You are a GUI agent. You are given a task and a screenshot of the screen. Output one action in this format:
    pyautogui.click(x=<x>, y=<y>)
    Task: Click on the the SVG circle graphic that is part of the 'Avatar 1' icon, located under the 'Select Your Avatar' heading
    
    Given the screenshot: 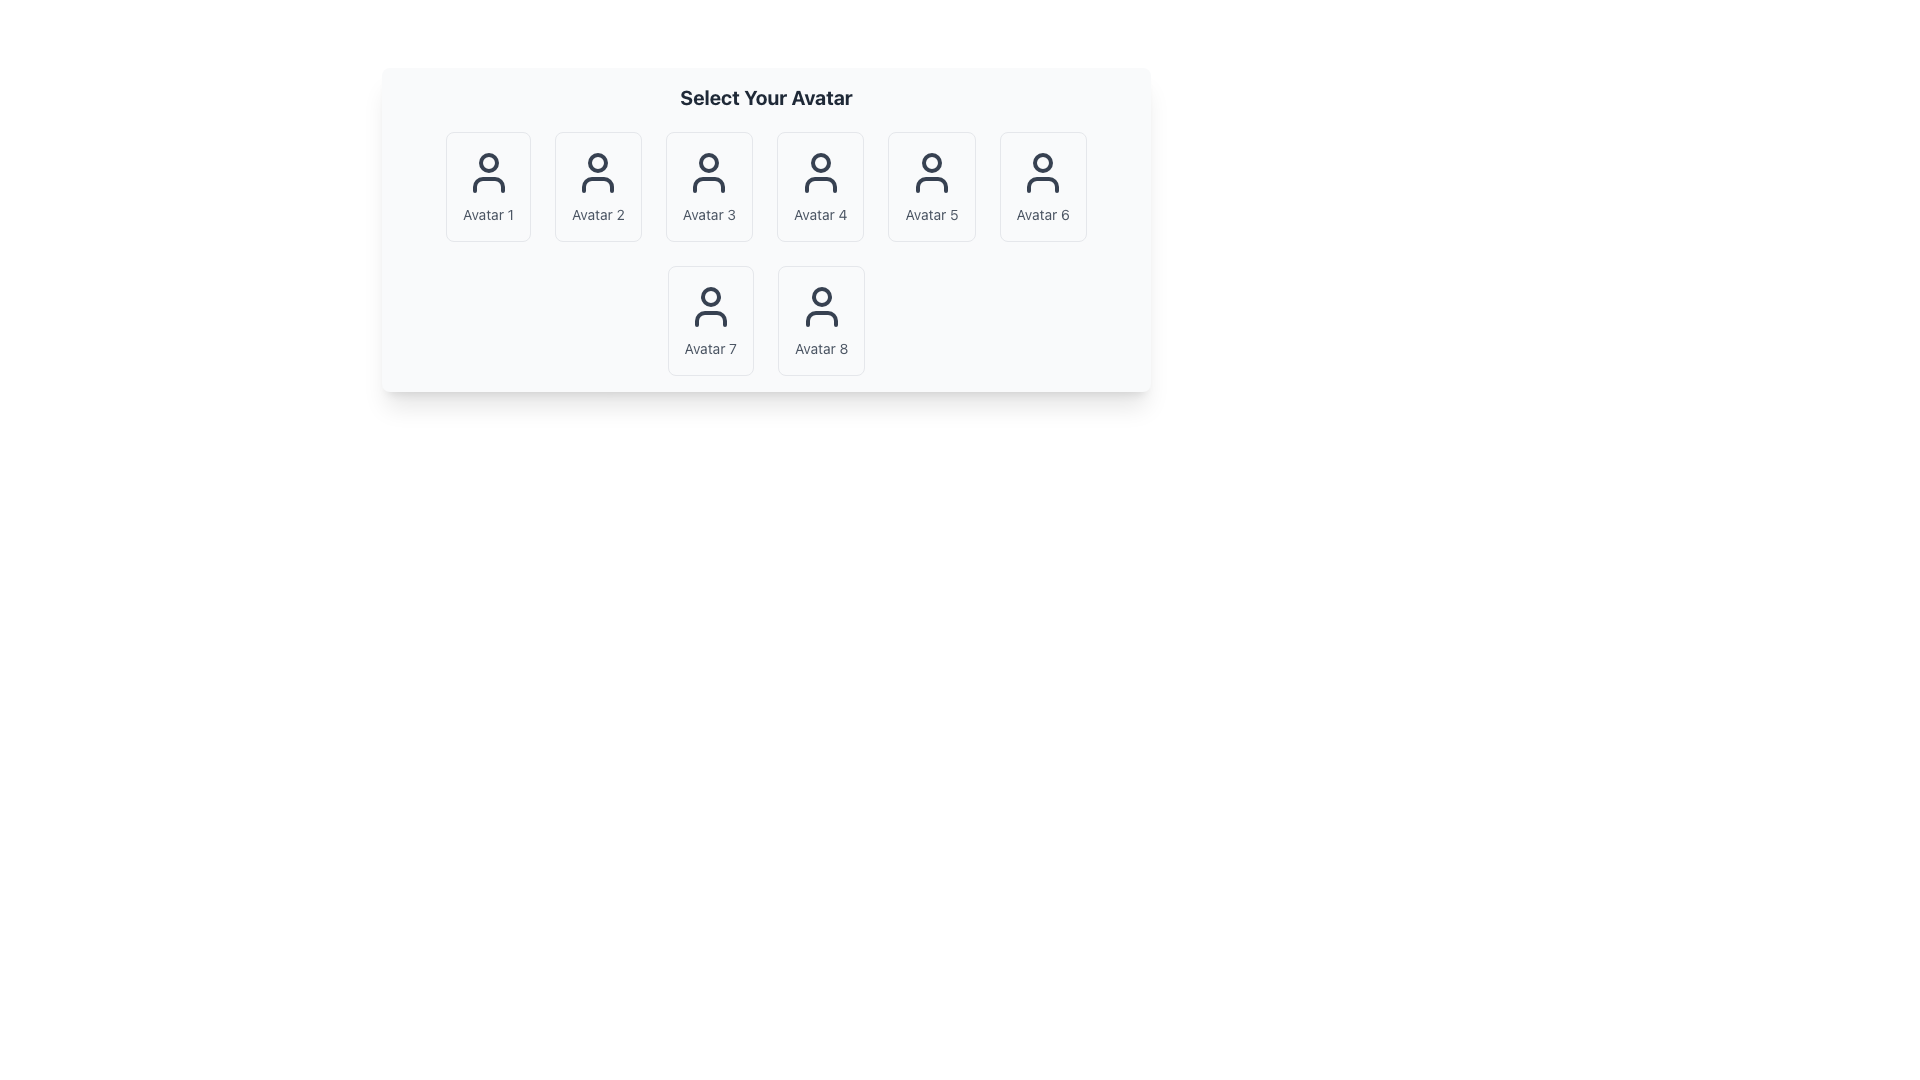 What is the action you would take?
    pyautogui.click(x=488, y=161)
    